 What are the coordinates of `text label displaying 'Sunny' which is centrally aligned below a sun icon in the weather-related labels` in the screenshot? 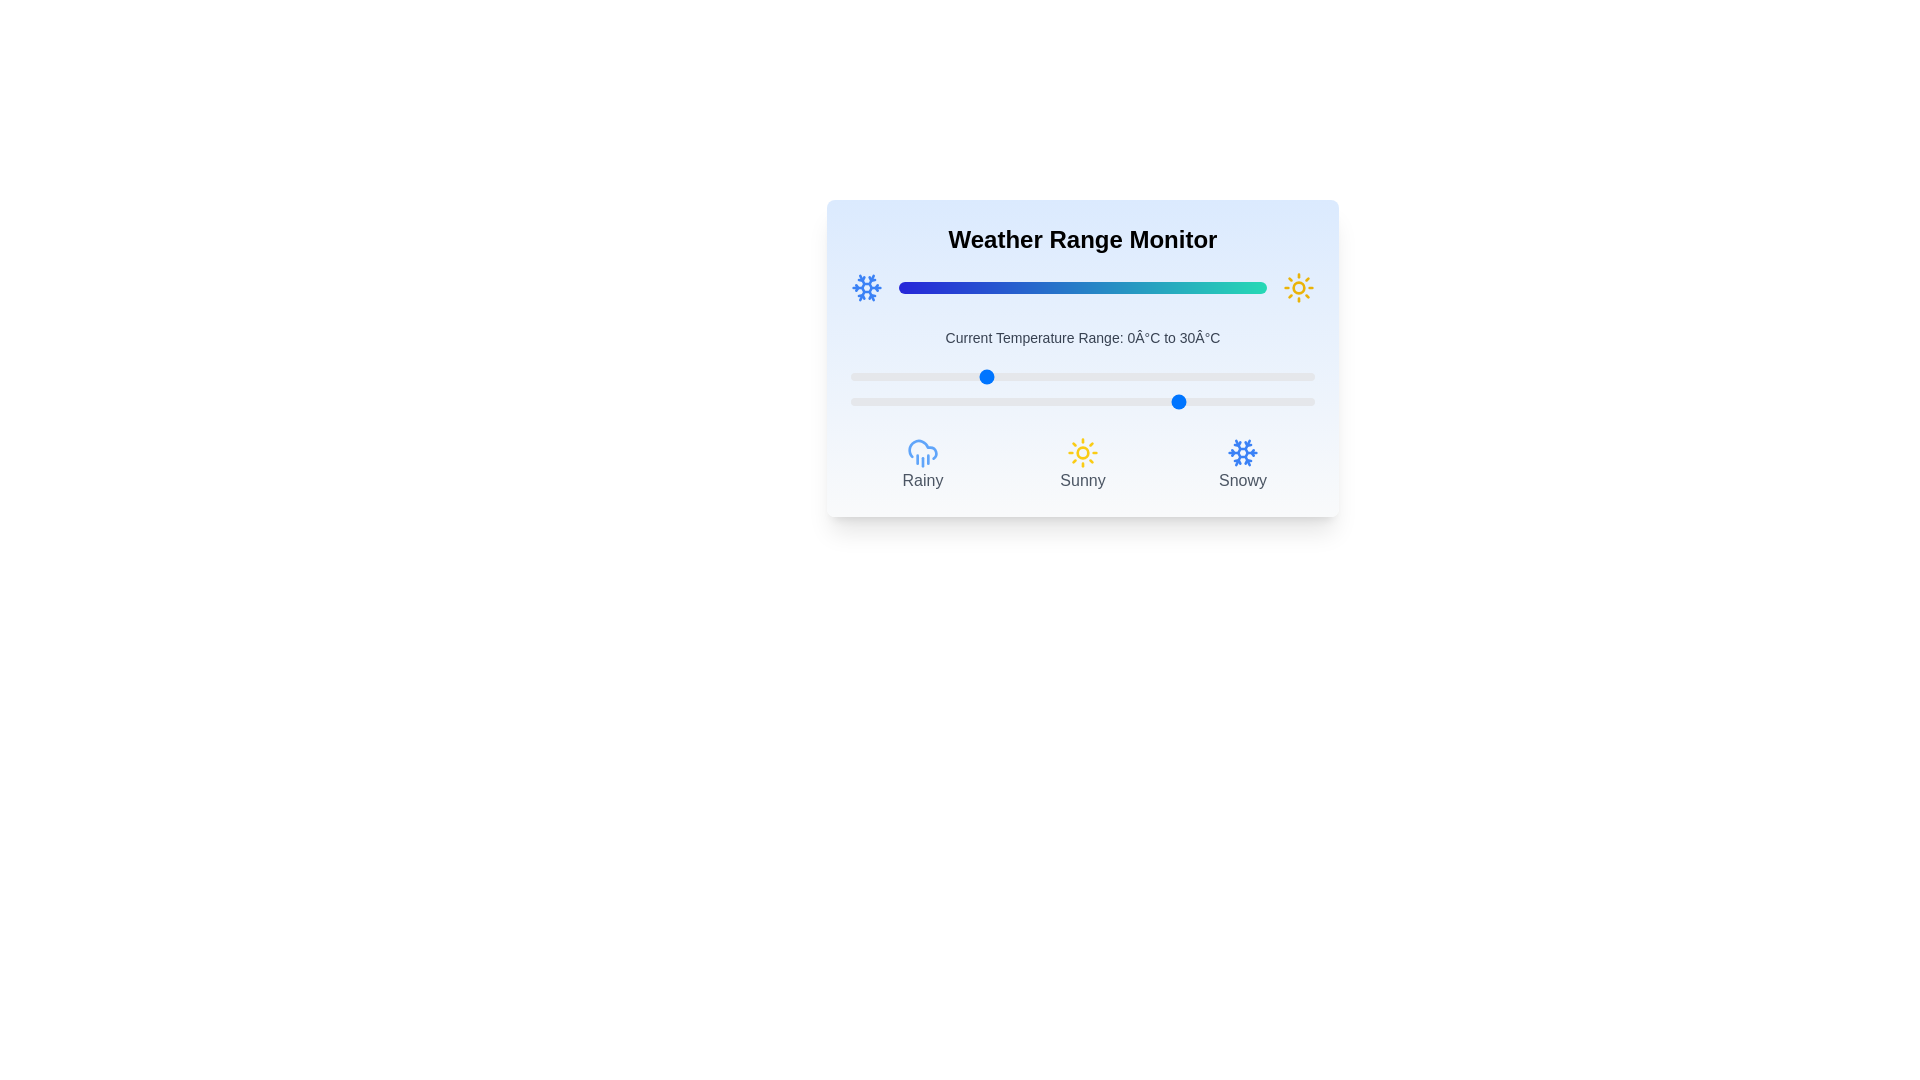 It's located at (1082, 481).